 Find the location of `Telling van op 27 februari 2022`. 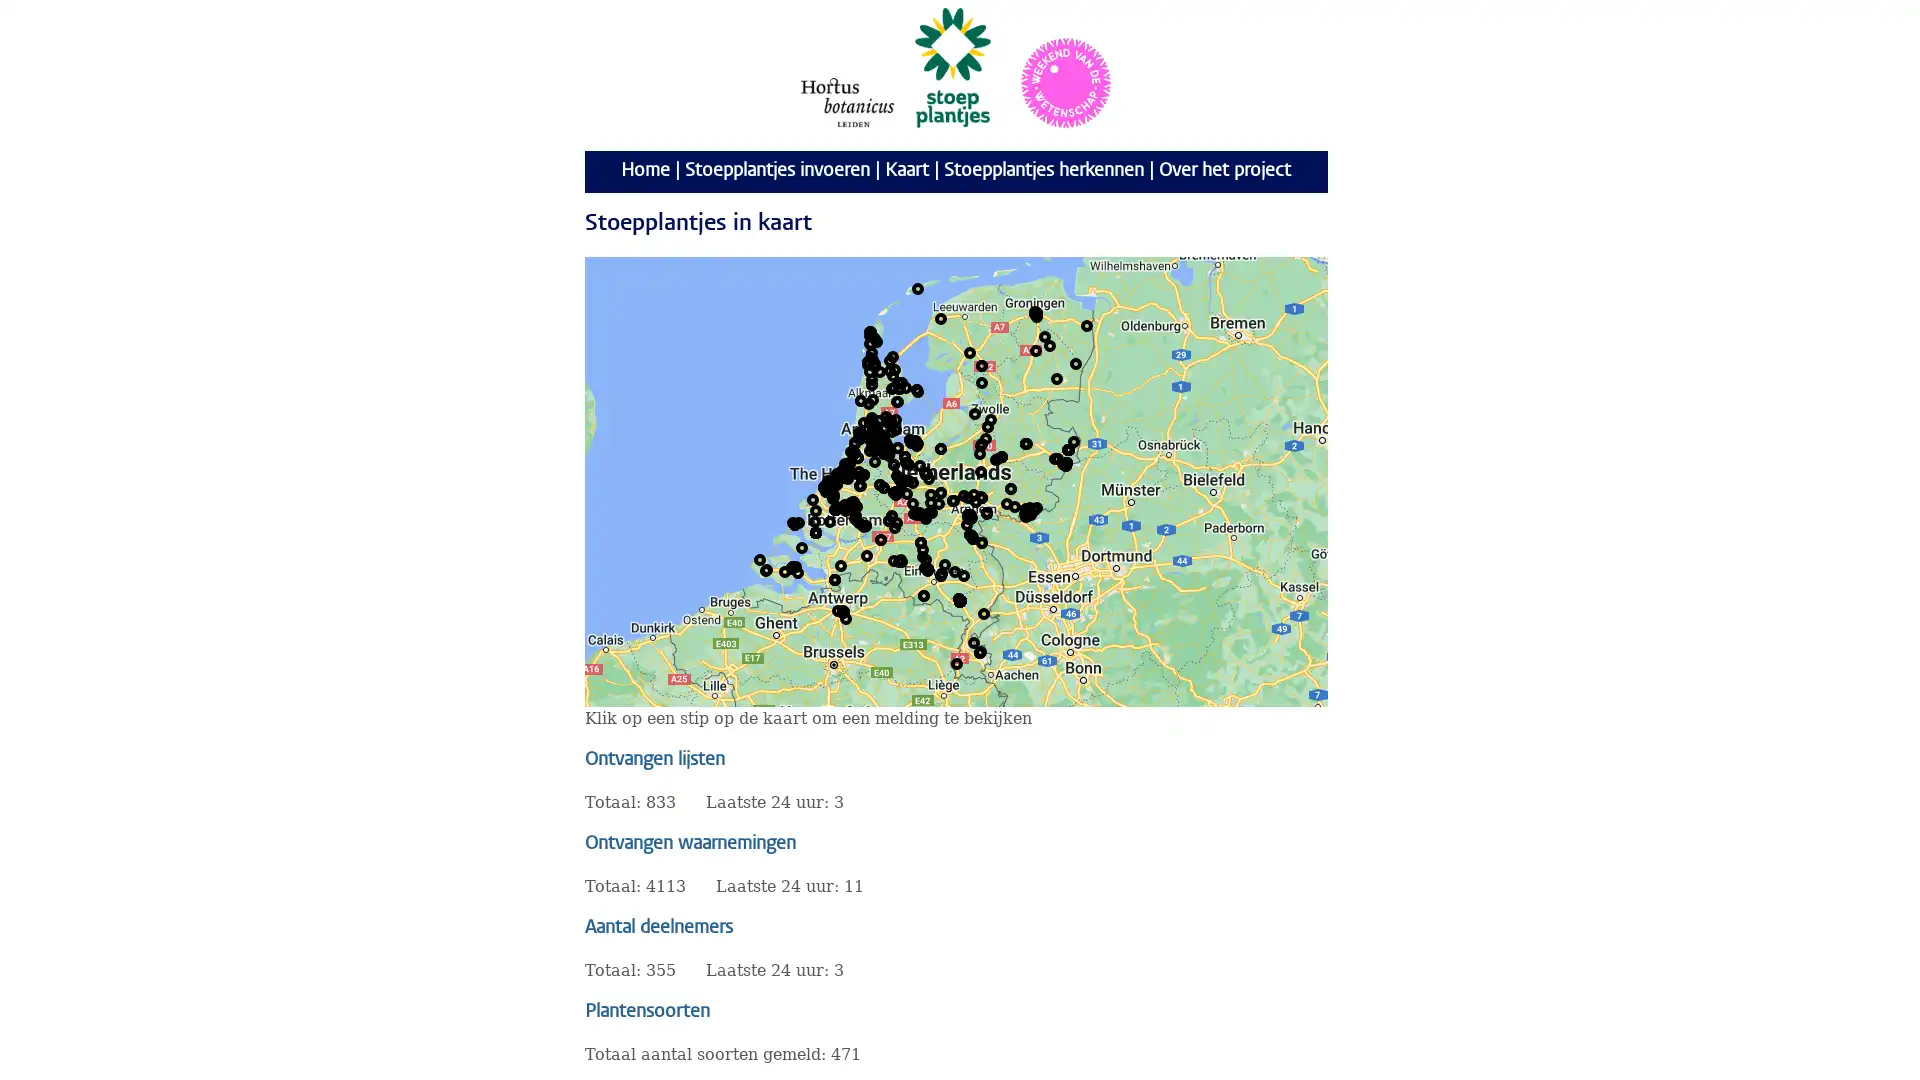

Telling van op 27 februari 2022 is located at coordinates (912, 512).